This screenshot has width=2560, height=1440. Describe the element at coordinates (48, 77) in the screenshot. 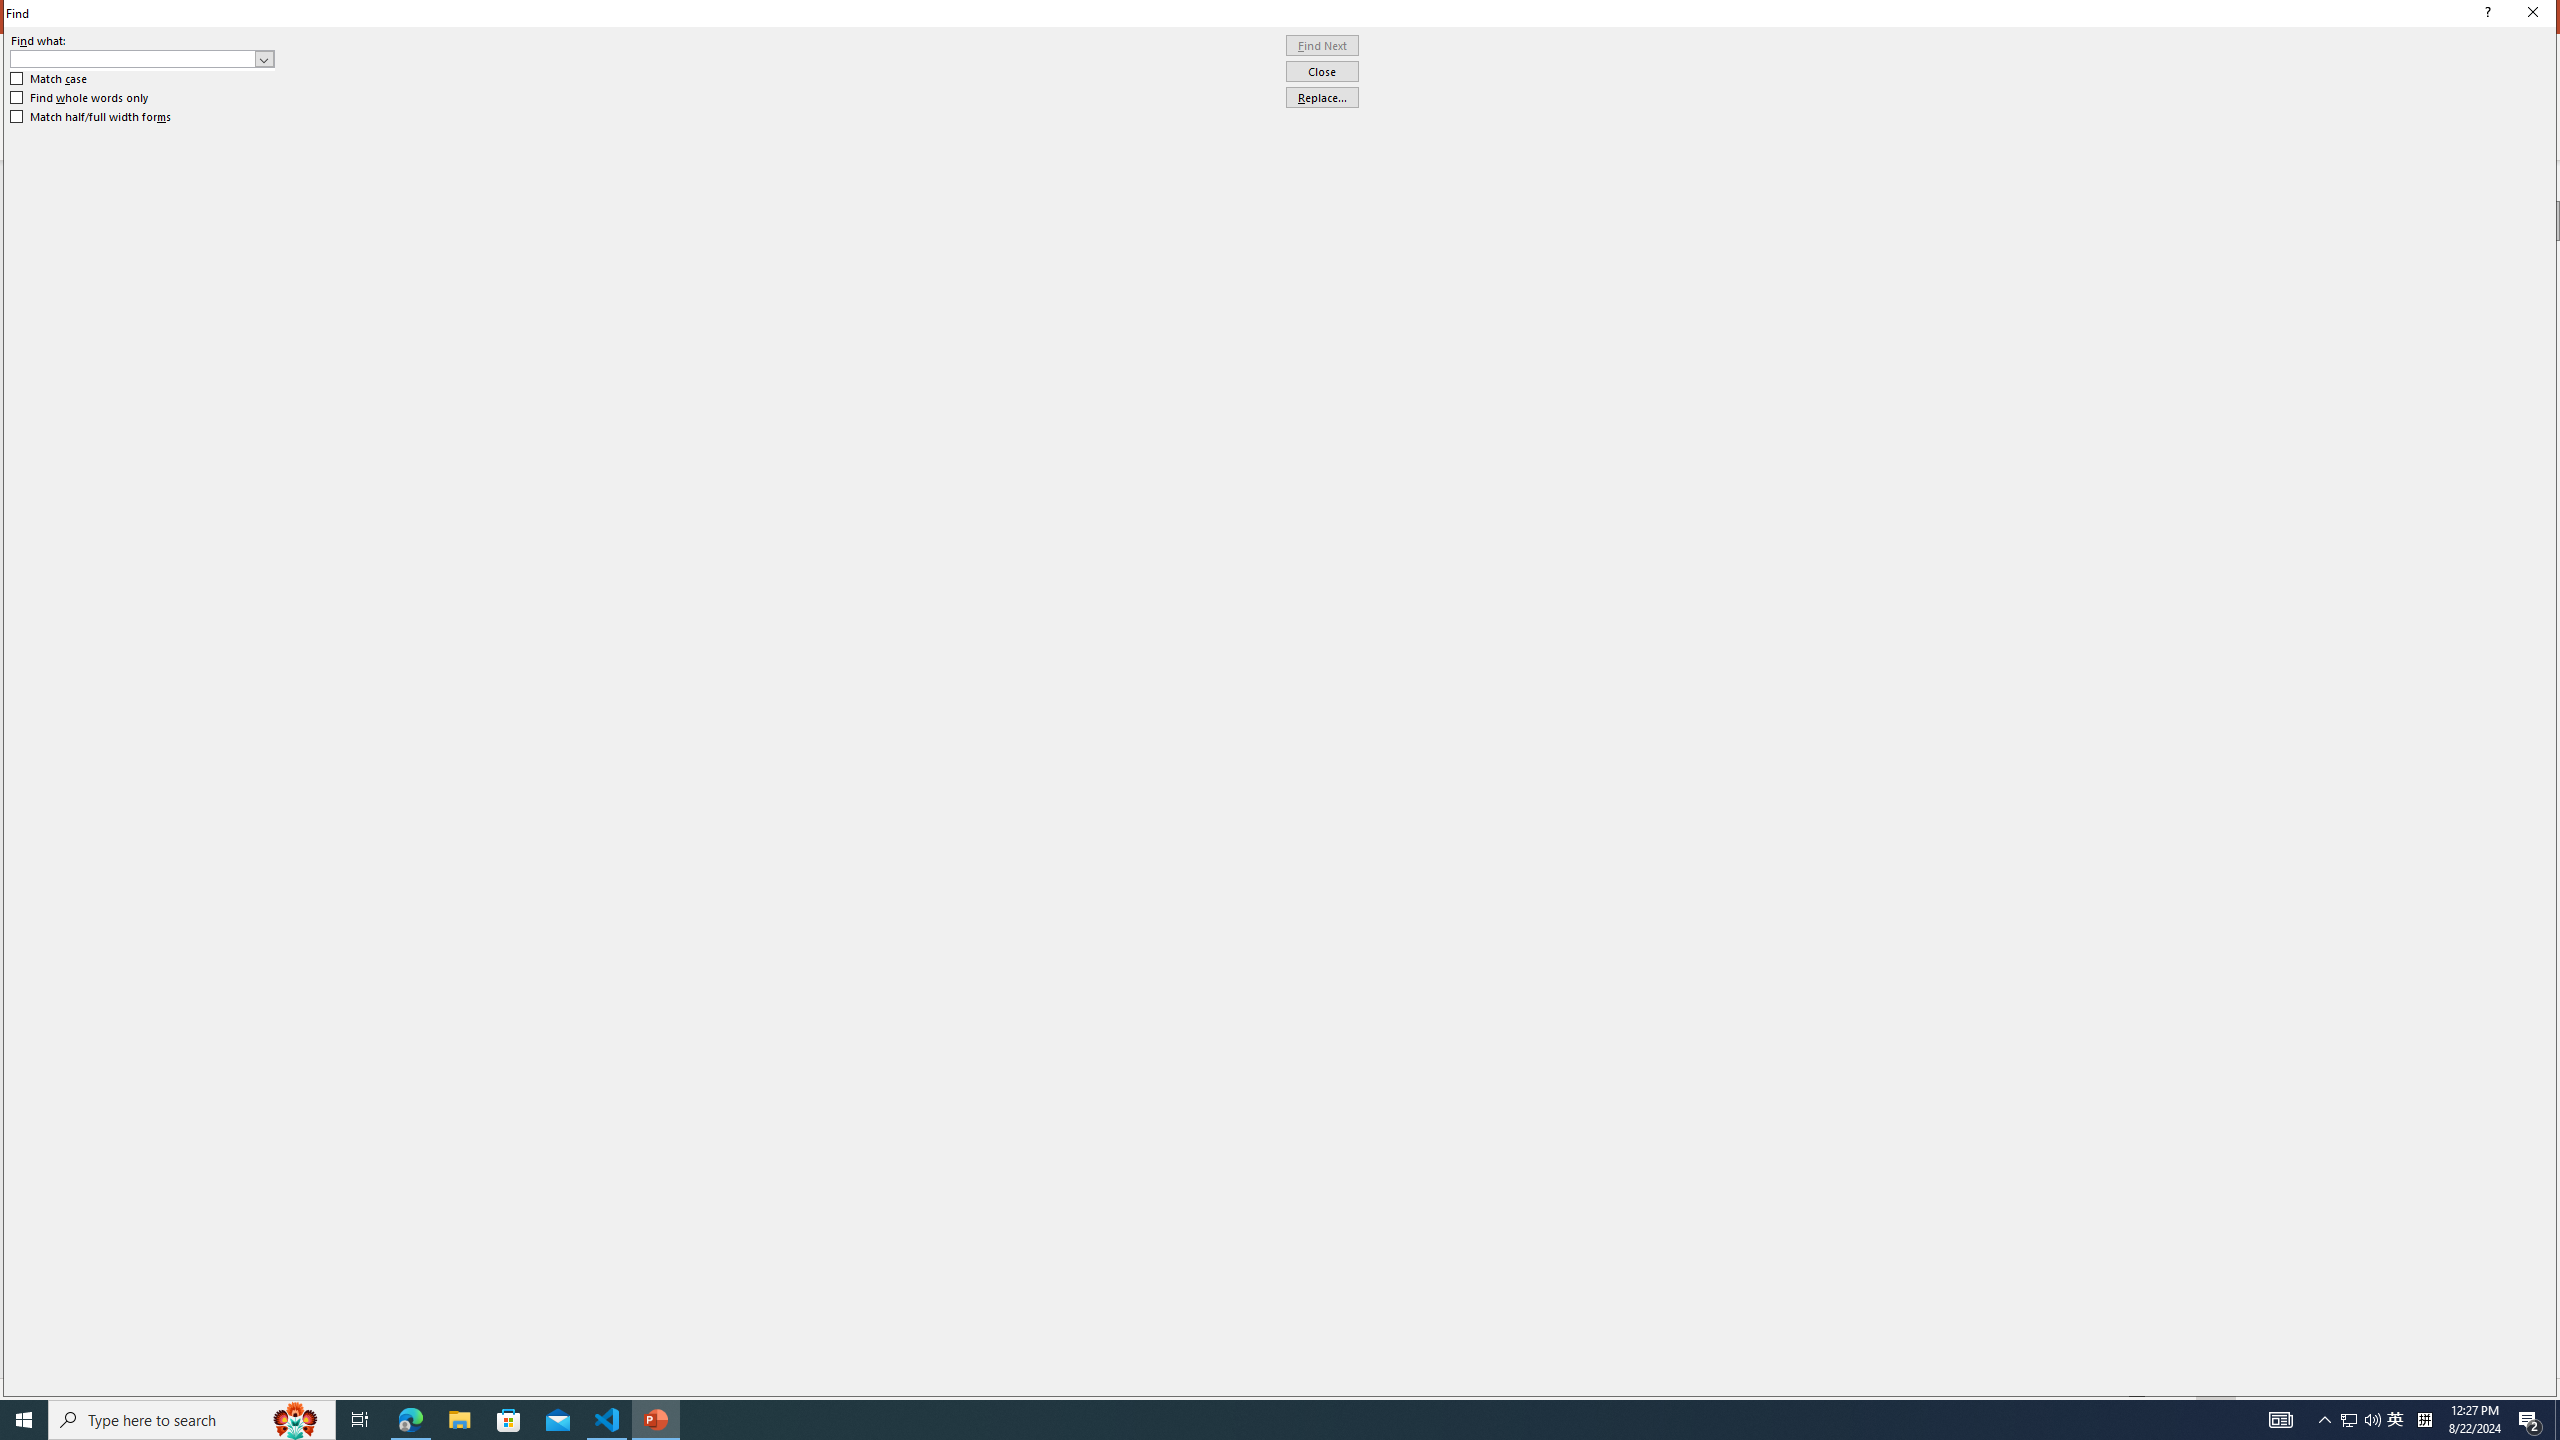

I see `'Match case'` at that location.